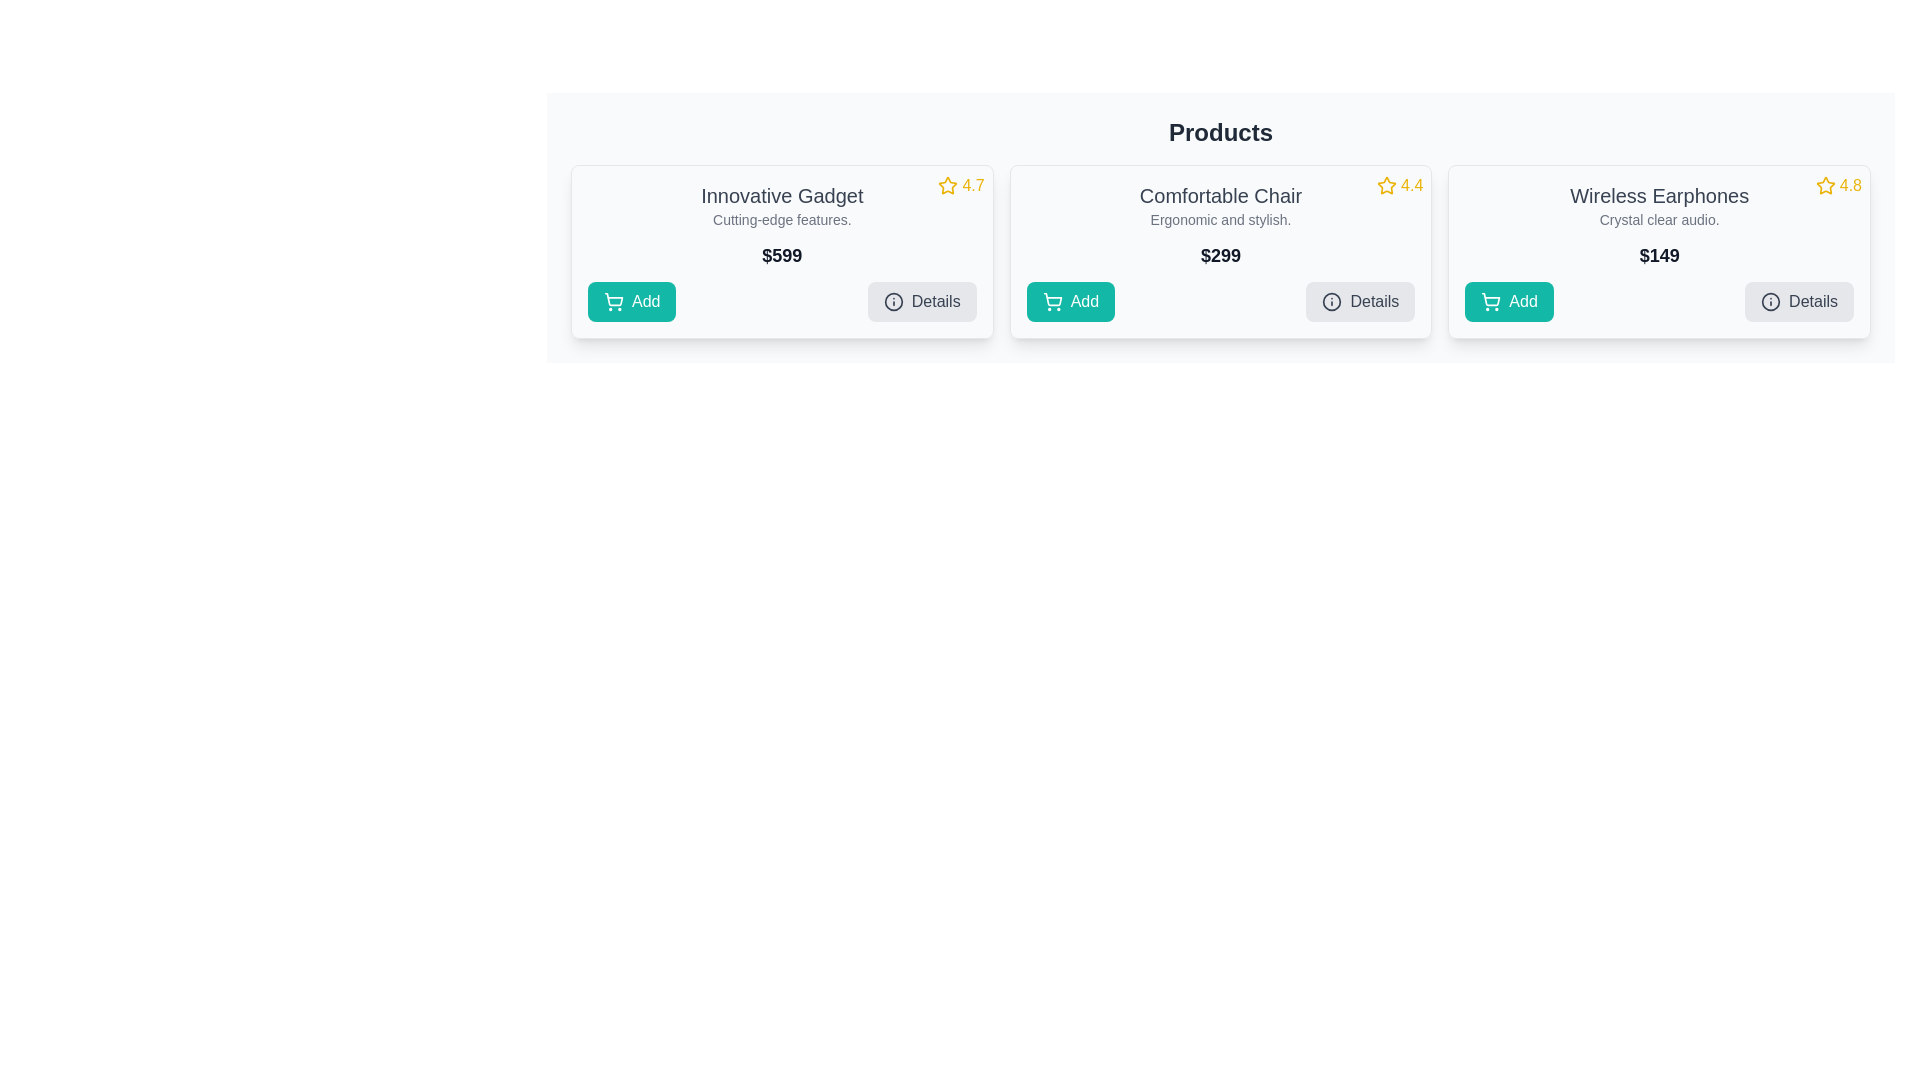  I want to click on the star icon representing the rating for the 'Comfortable Chair' product, located at the top-right corner of the product card next to the rating text '4.4', so click(1386, 185).